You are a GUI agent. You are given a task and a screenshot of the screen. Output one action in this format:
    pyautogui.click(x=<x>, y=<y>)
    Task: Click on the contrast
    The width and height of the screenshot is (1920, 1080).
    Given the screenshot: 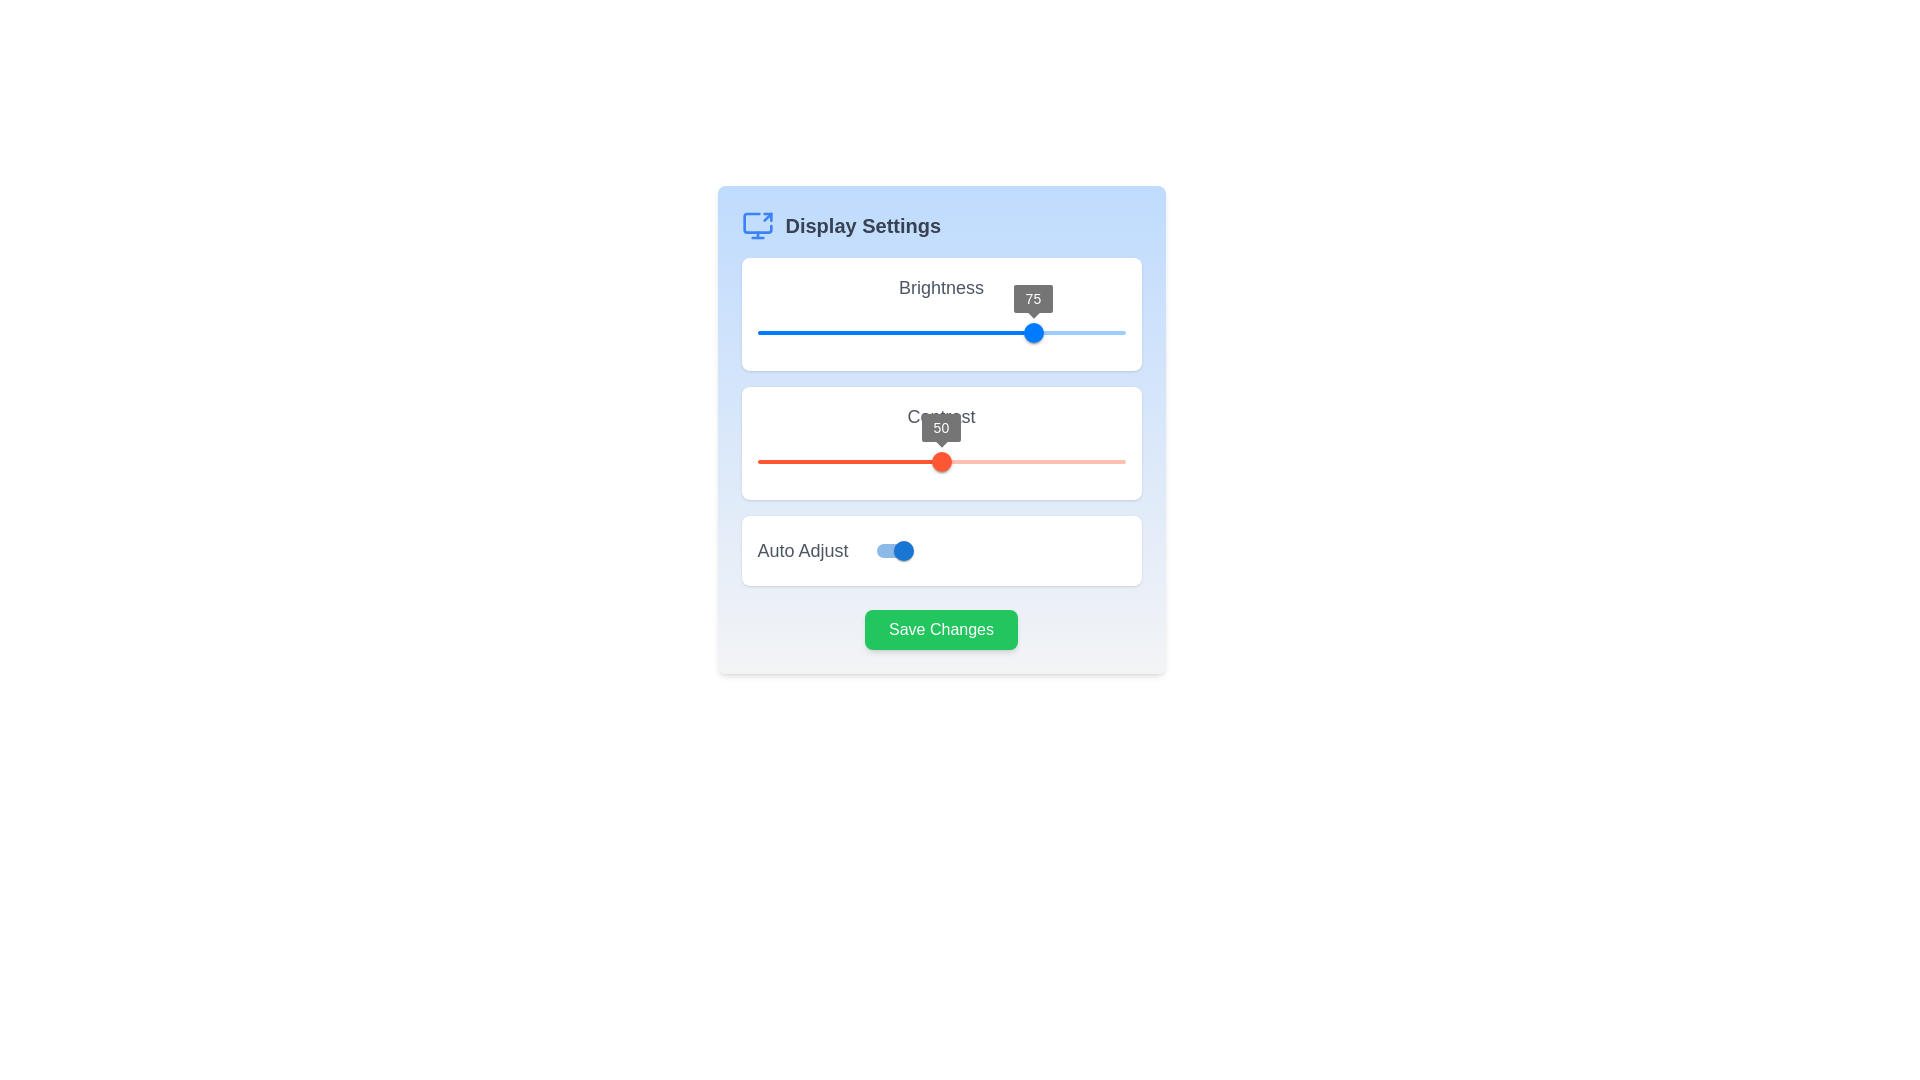 What is the action you would take?
    pyautogui.click(x=885, y=462)
    